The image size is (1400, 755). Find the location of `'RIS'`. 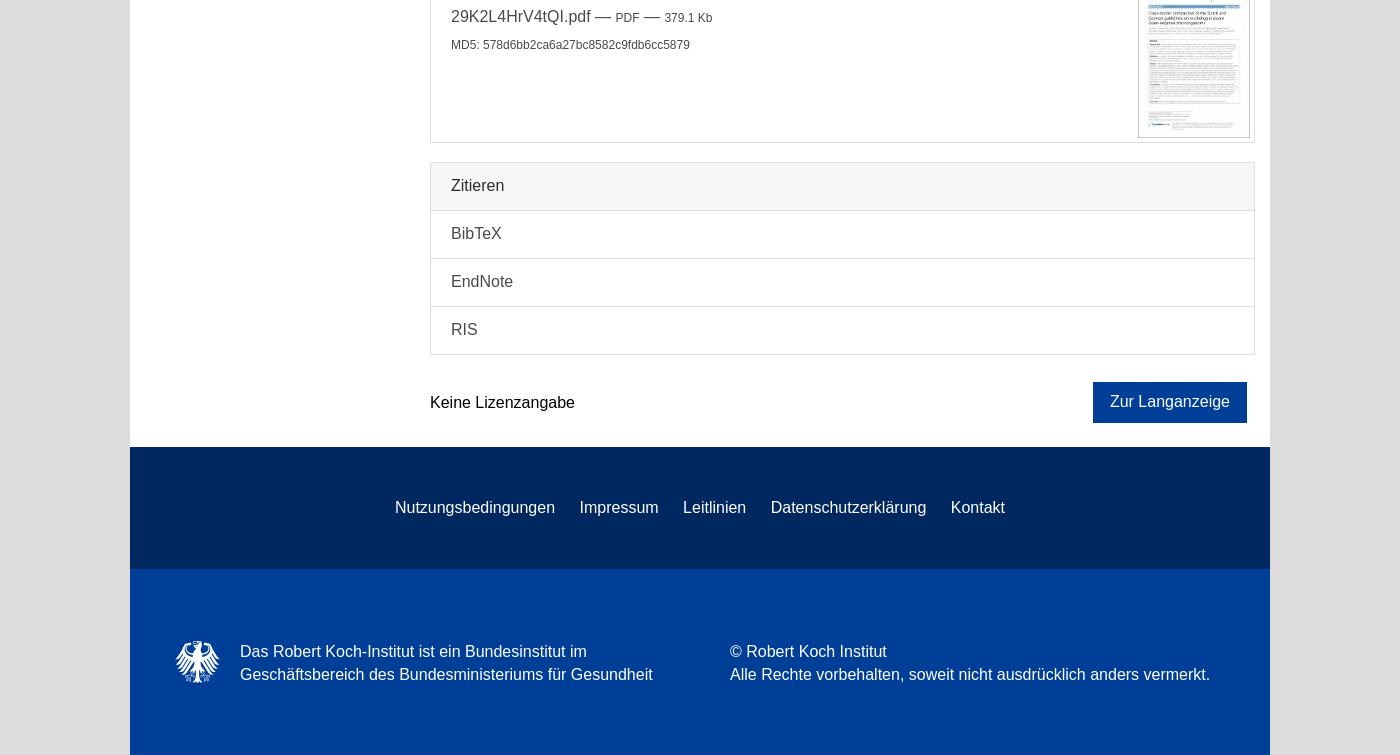

'RIS' is located at coordinates (450, 328).